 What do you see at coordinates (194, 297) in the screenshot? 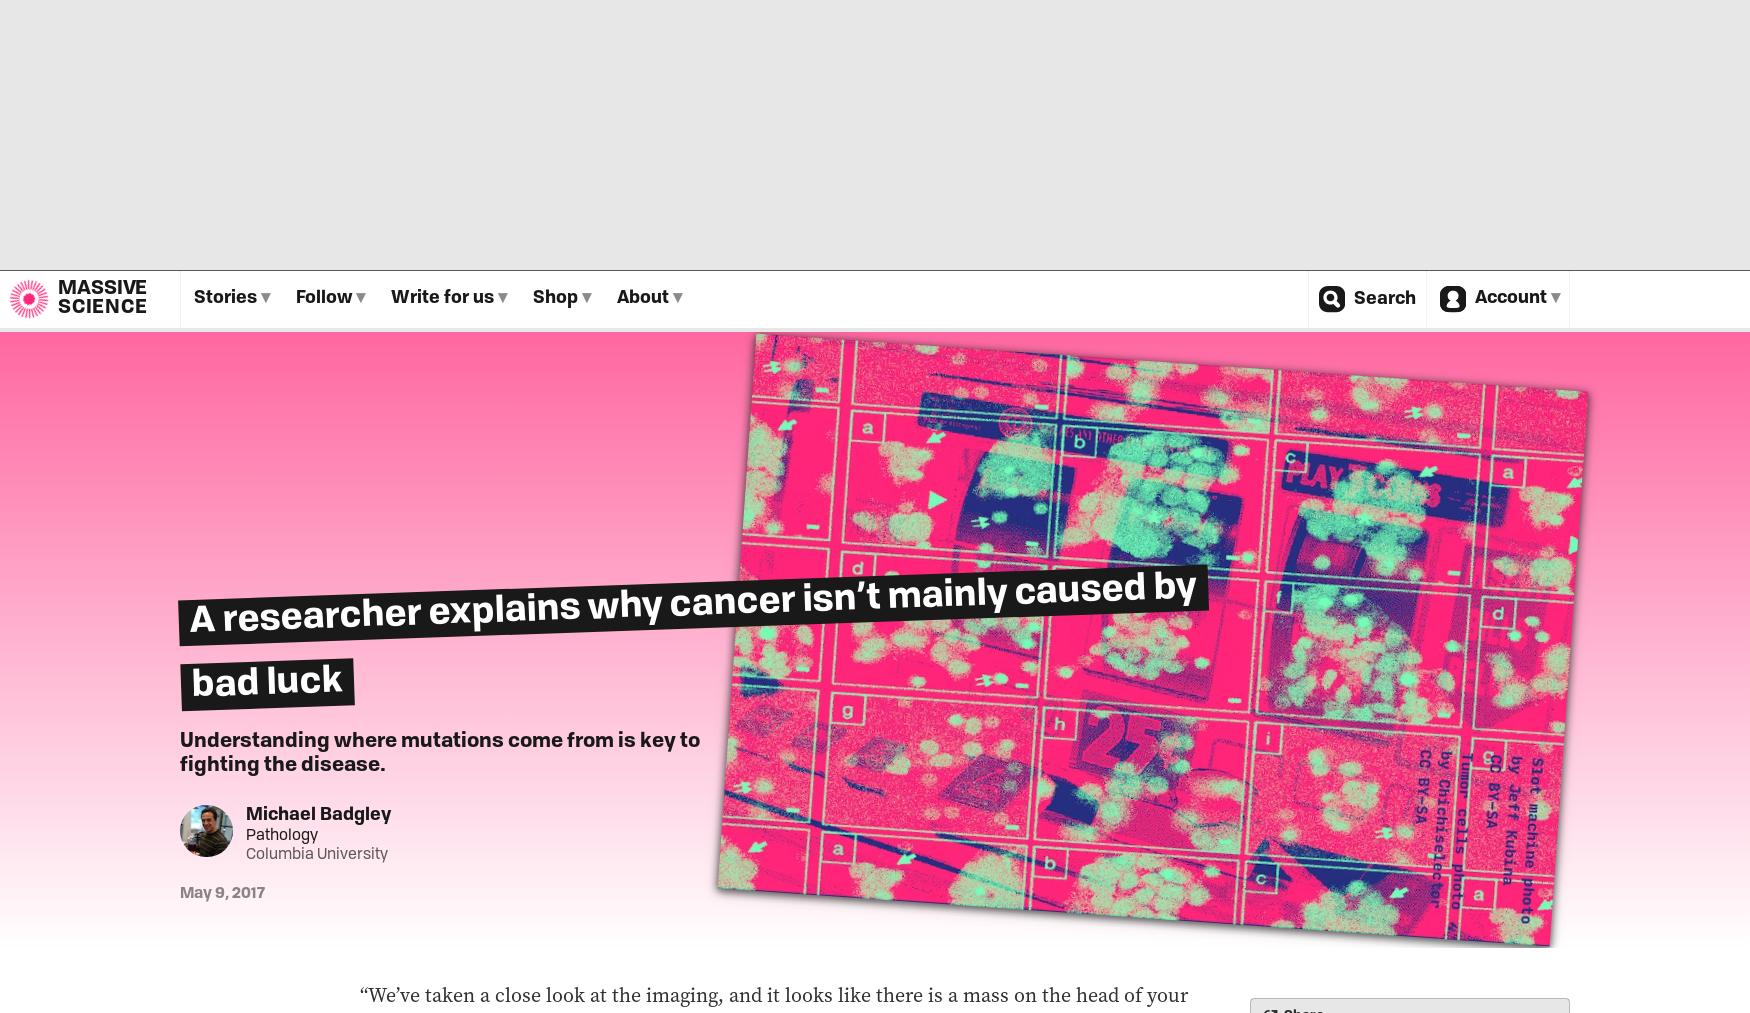
I see `'Stories'` at bounding box center [194, 297].